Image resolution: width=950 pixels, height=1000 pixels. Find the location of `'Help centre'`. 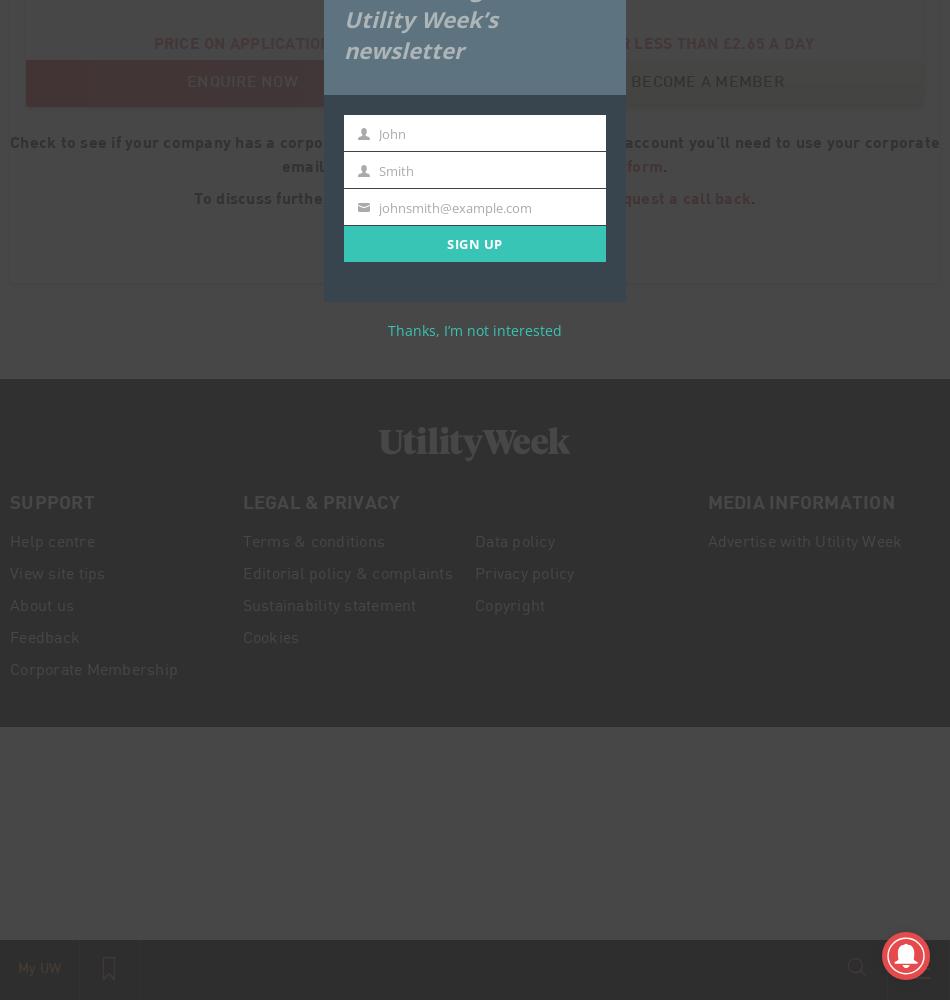

'Help centre' is located at coordinates (51, 540).